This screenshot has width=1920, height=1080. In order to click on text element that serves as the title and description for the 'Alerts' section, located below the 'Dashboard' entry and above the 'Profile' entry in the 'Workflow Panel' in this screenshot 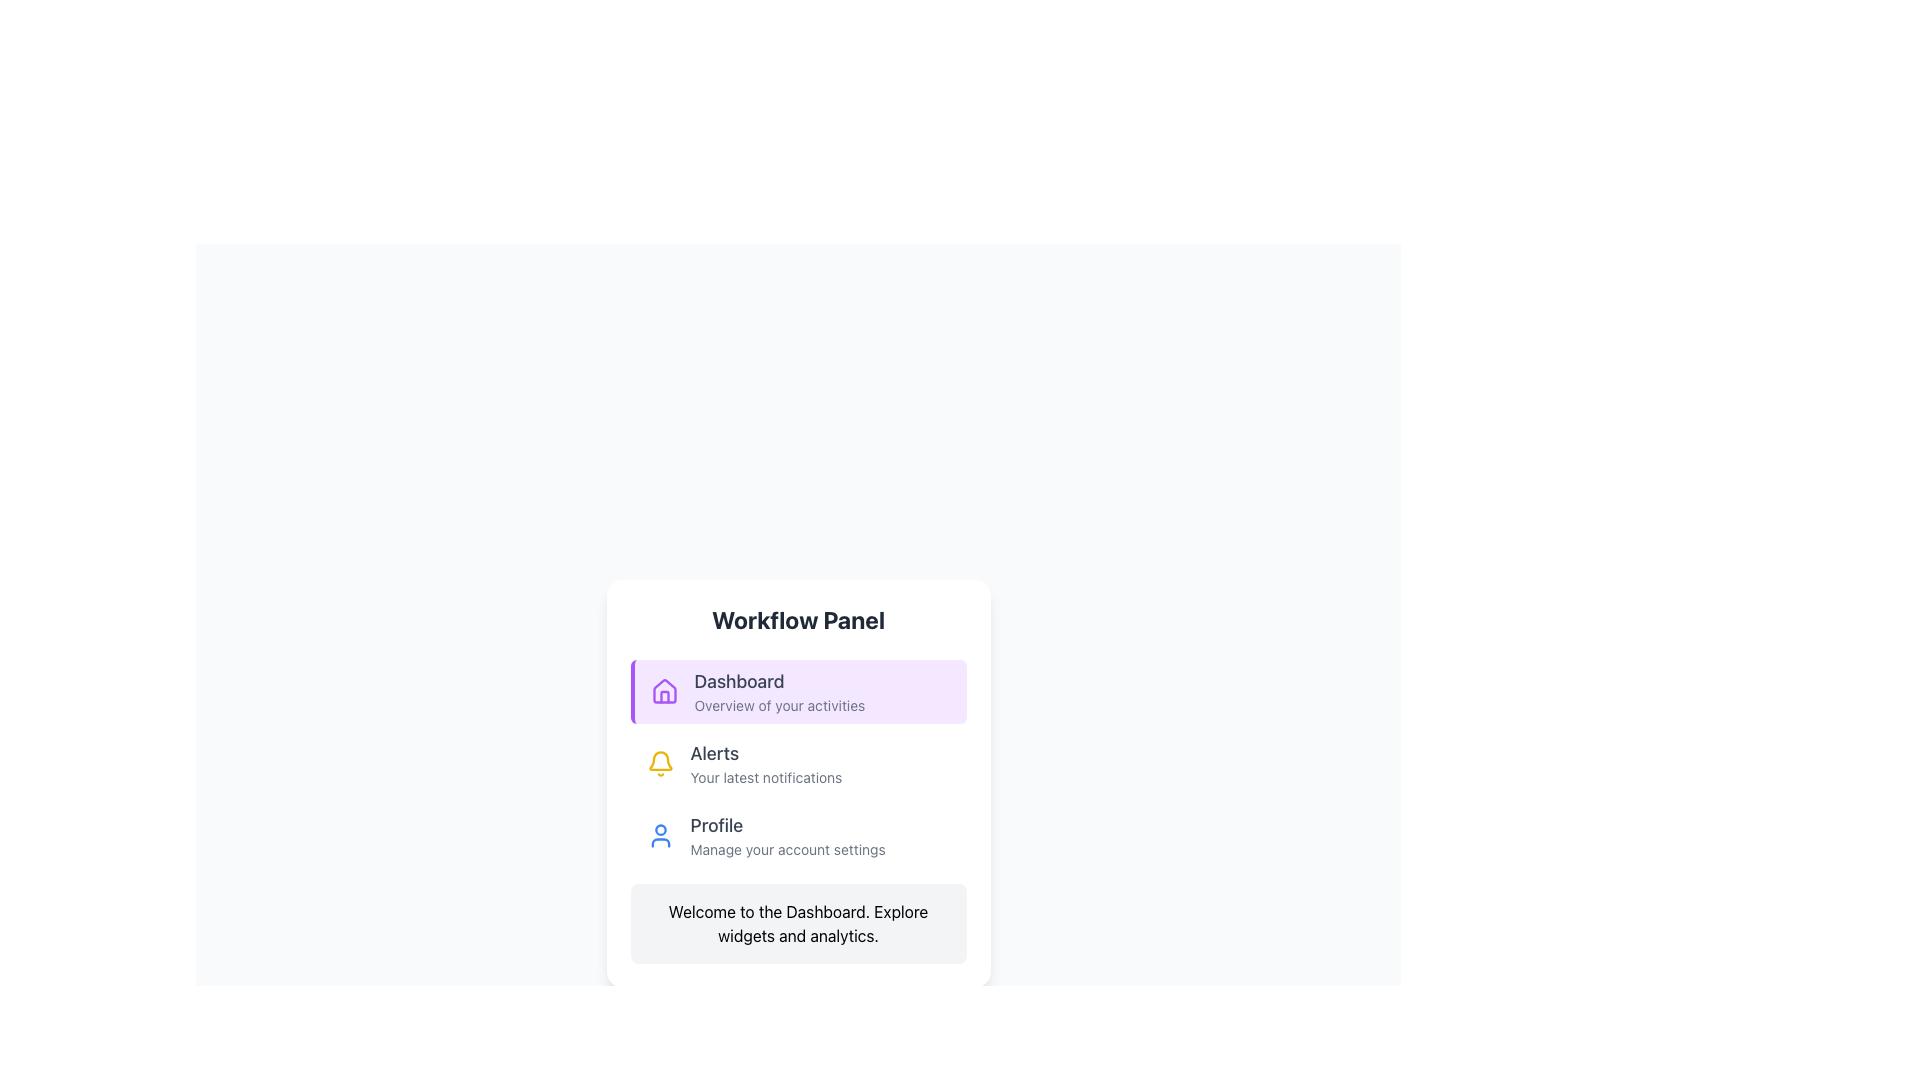, I will do `click(765, 763)`.